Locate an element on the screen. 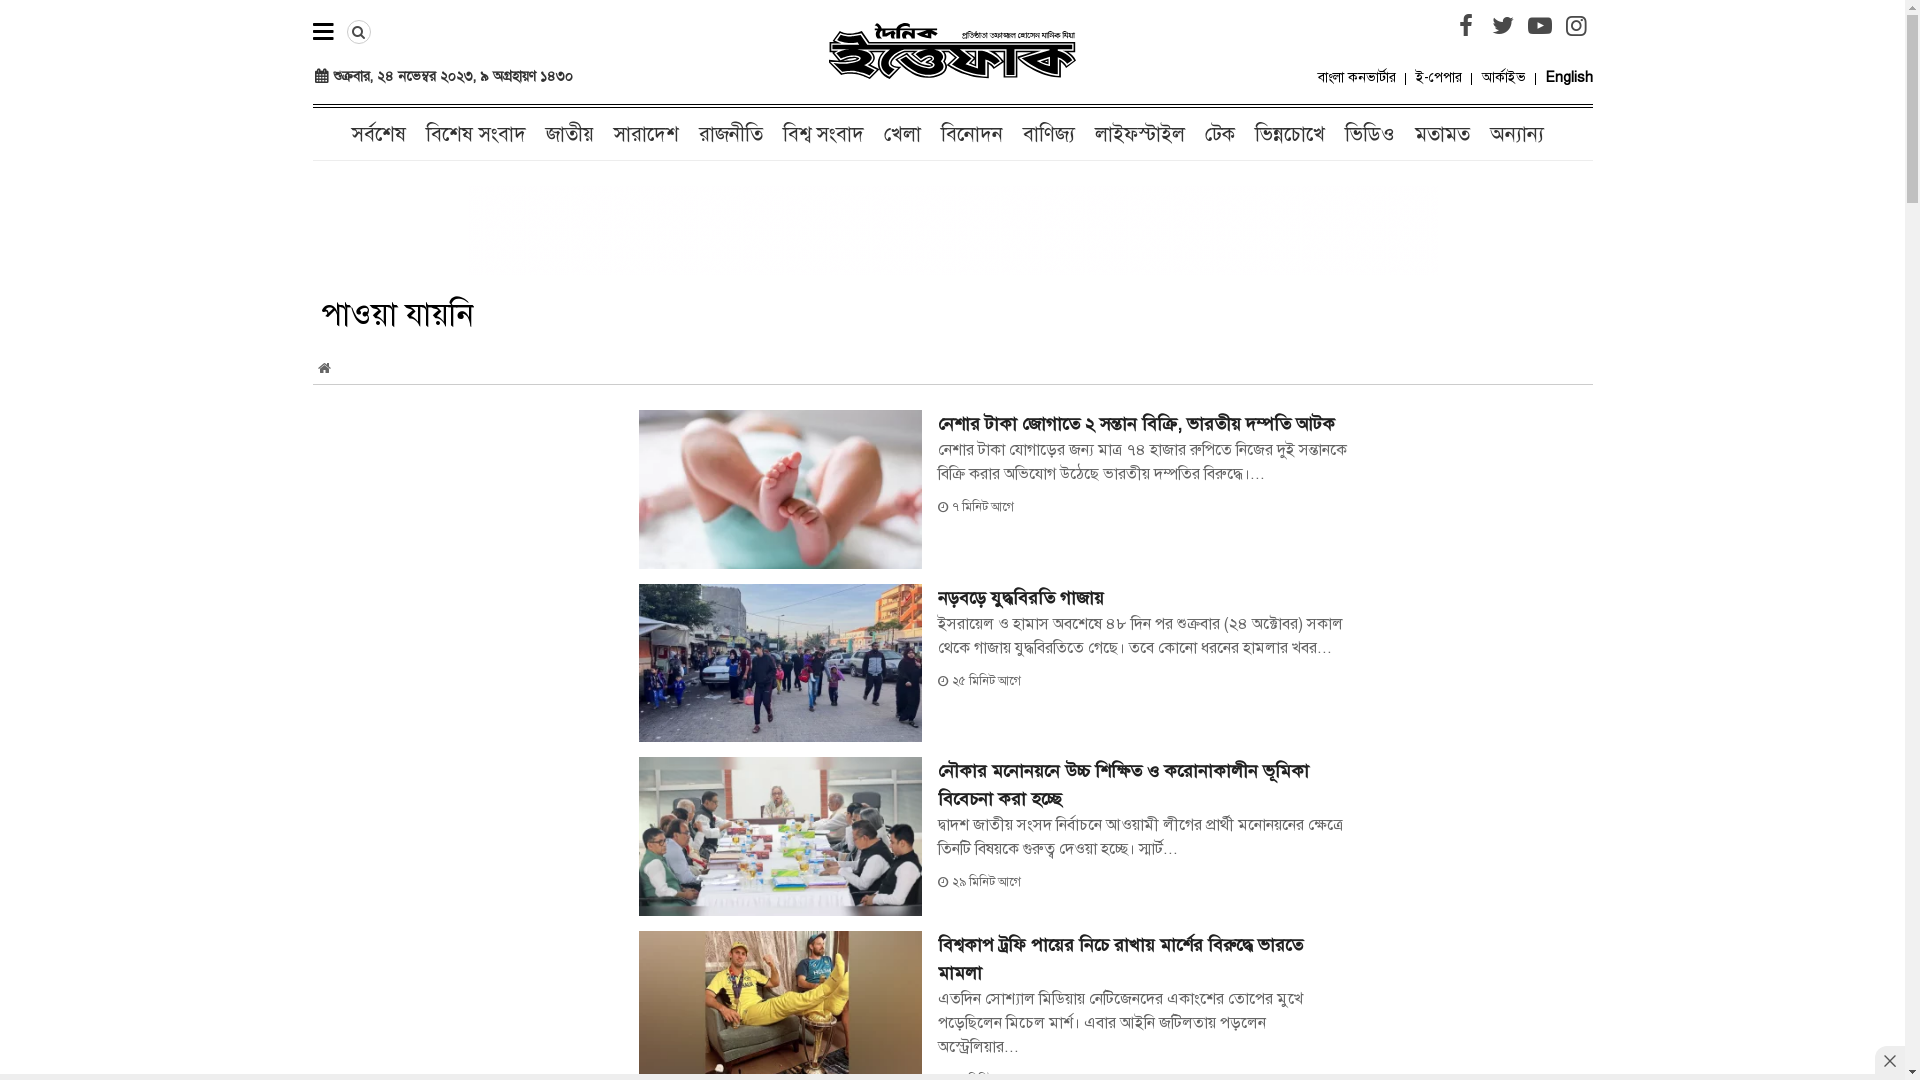 This screenshot has height=1080, width=1920. 'Facebook' is located at coordinates (1465, 26).